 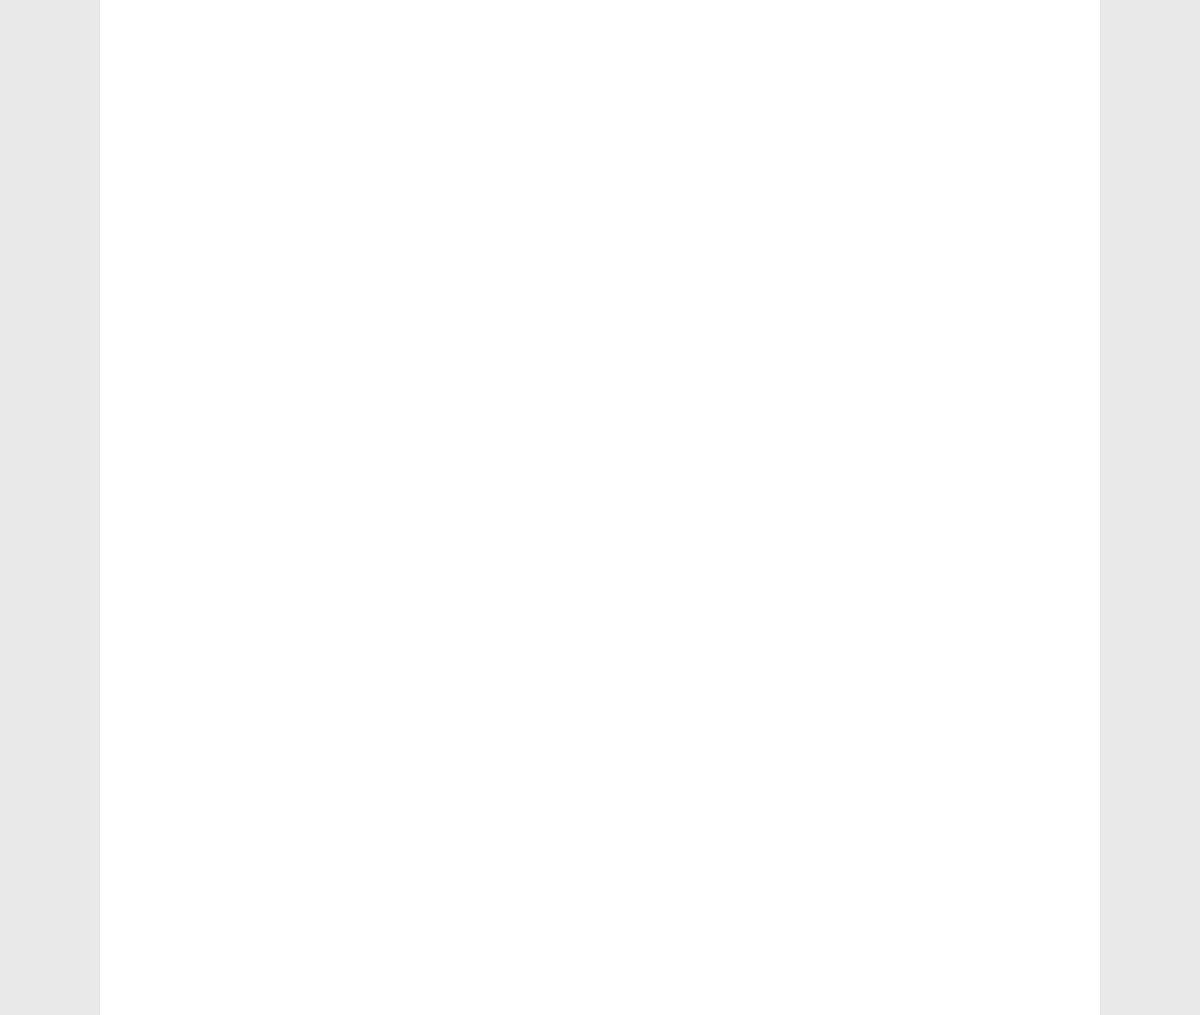 What do you see at coordinates (896, 47) in the screenshot?
I see `'Wordpress'` at bounding box center [896, 47].